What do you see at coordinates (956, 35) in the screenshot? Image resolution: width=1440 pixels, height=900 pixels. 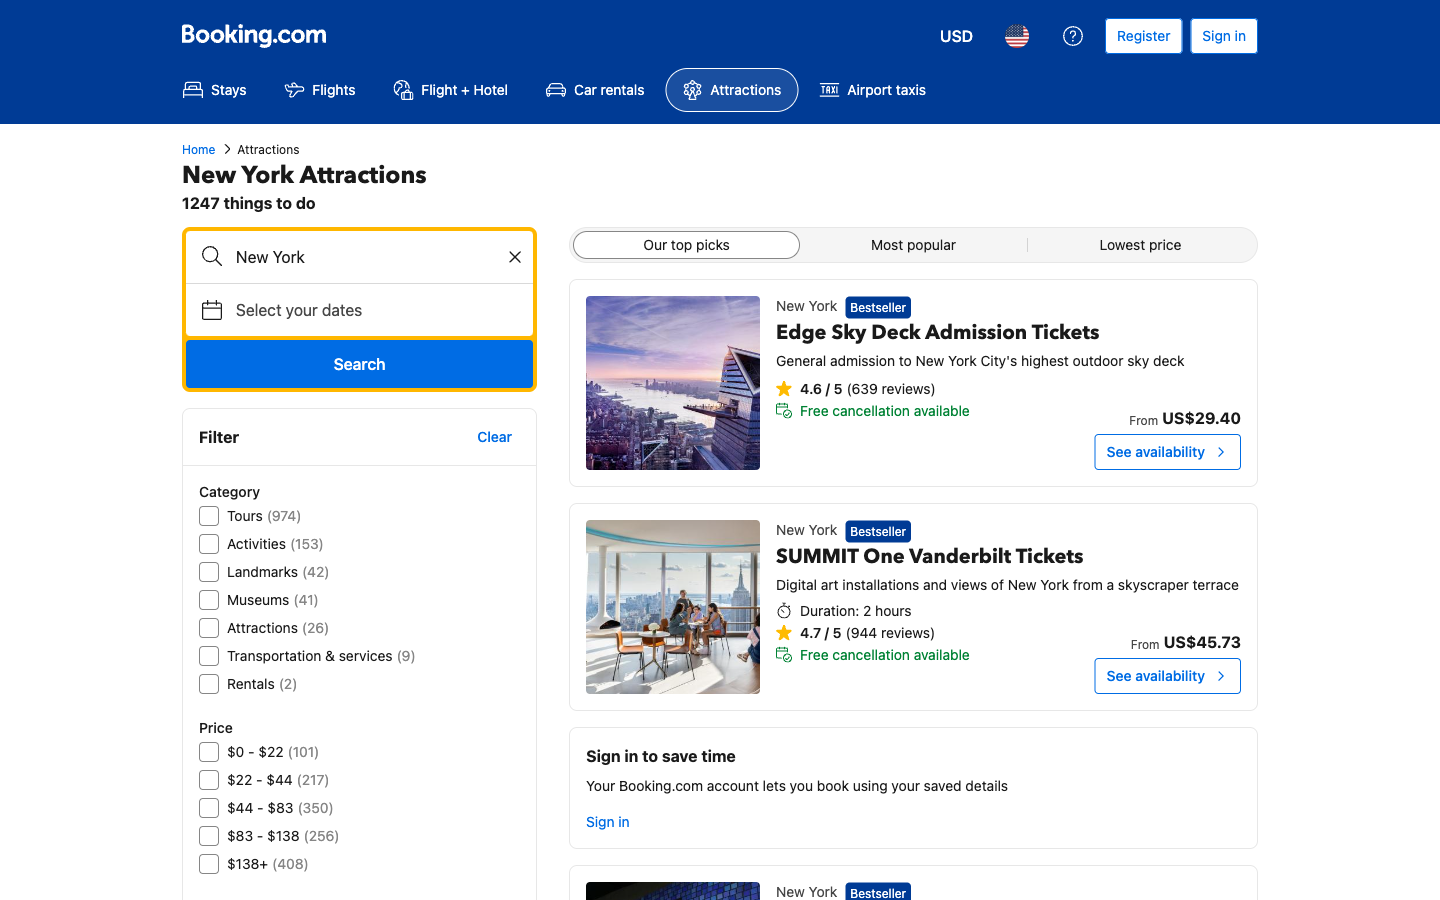 I see `the next currency from the drop-down menu` at bounding box center [956, 35].